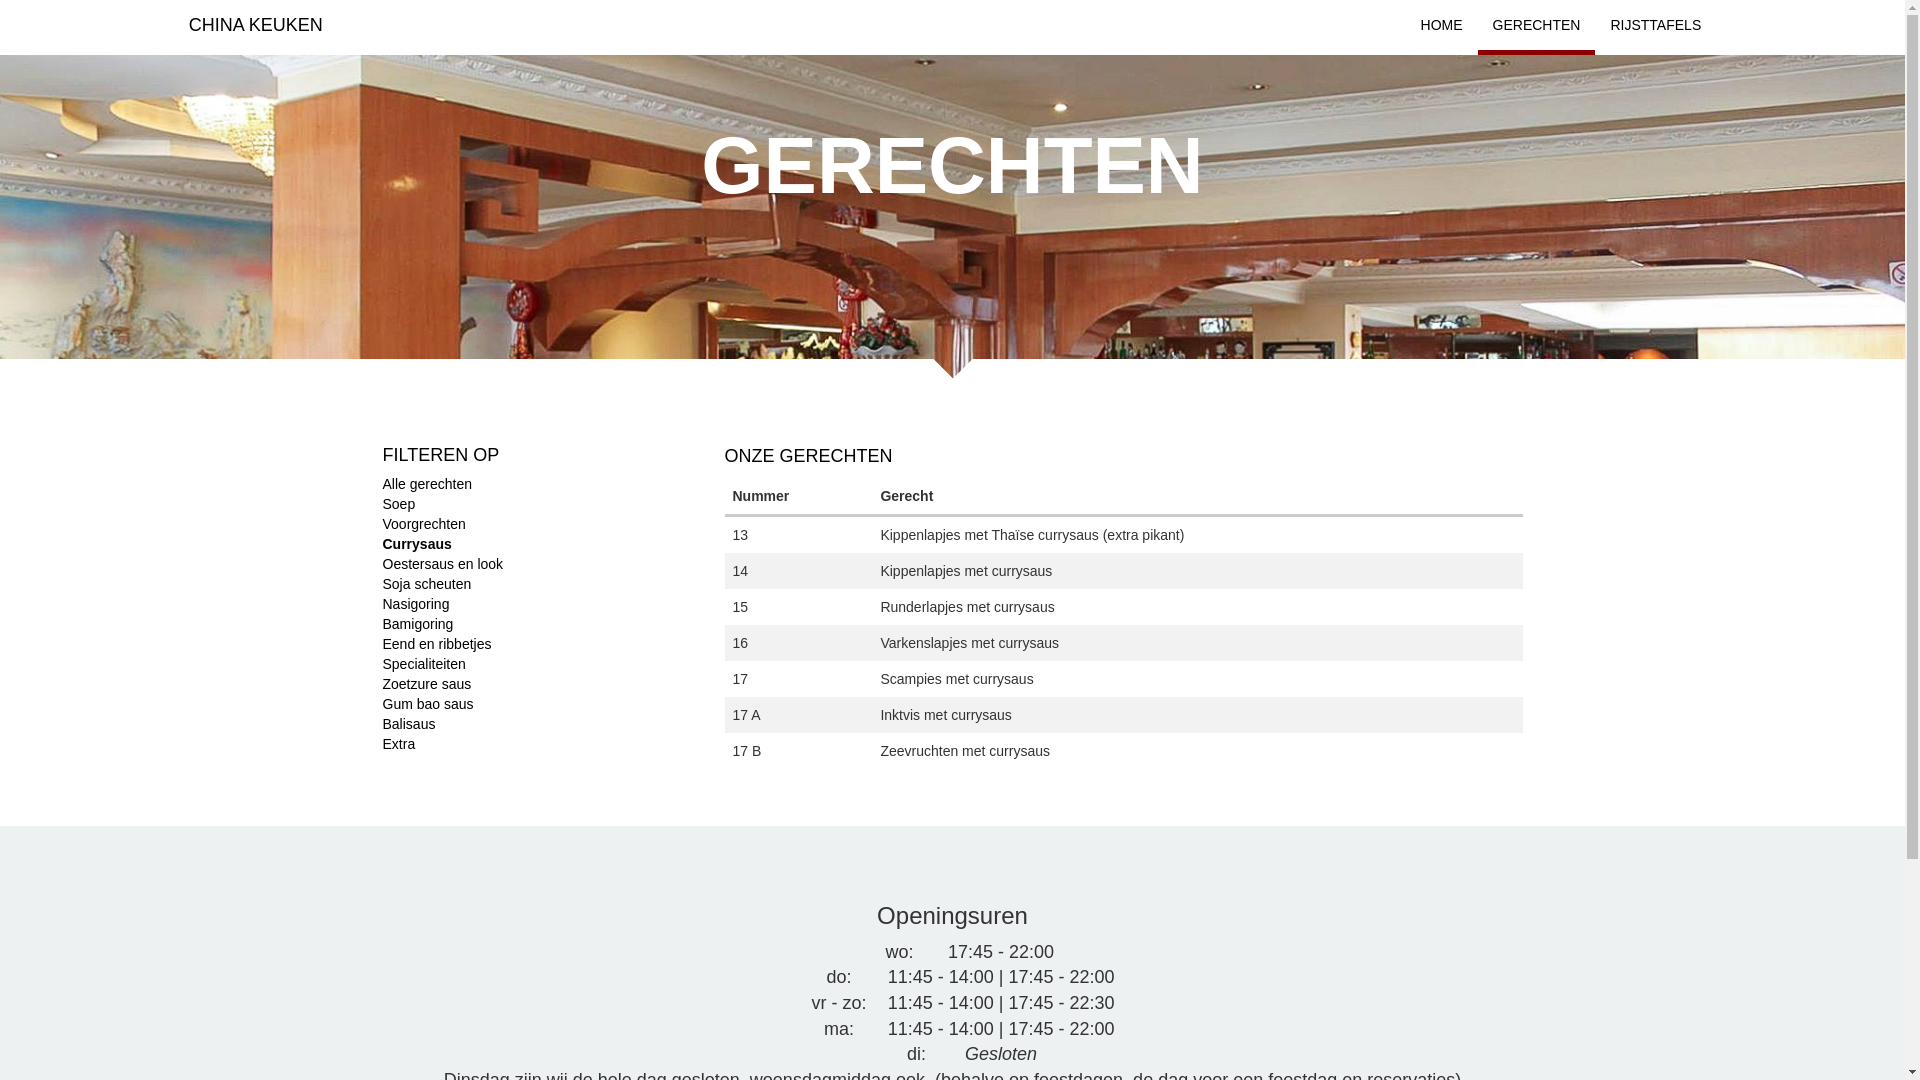  I want to click on 'Apply', so click(0, 12).